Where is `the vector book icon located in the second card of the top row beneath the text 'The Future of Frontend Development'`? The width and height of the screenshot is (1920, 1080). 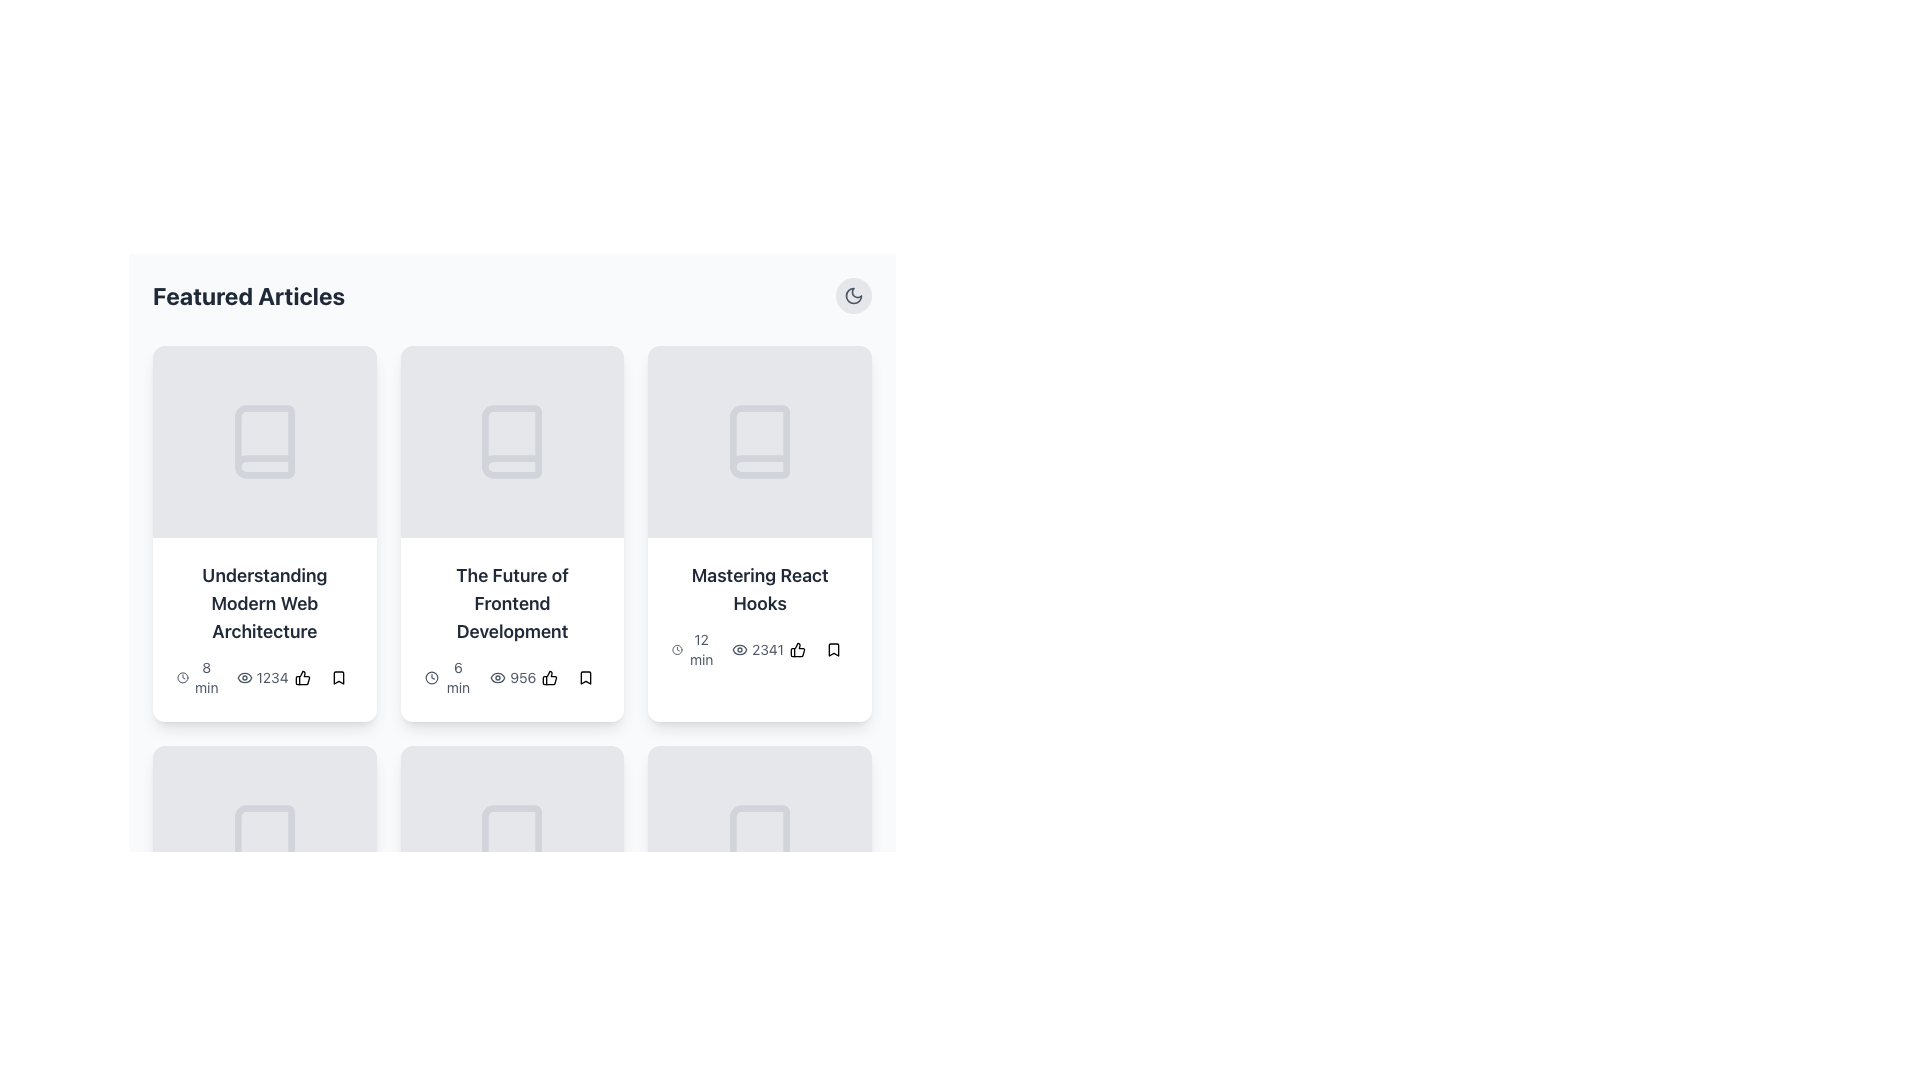 the vector book icon located in the second card of the top row beneath the text 'The Future of Frontend Development' is located at coordinates (512, 441).